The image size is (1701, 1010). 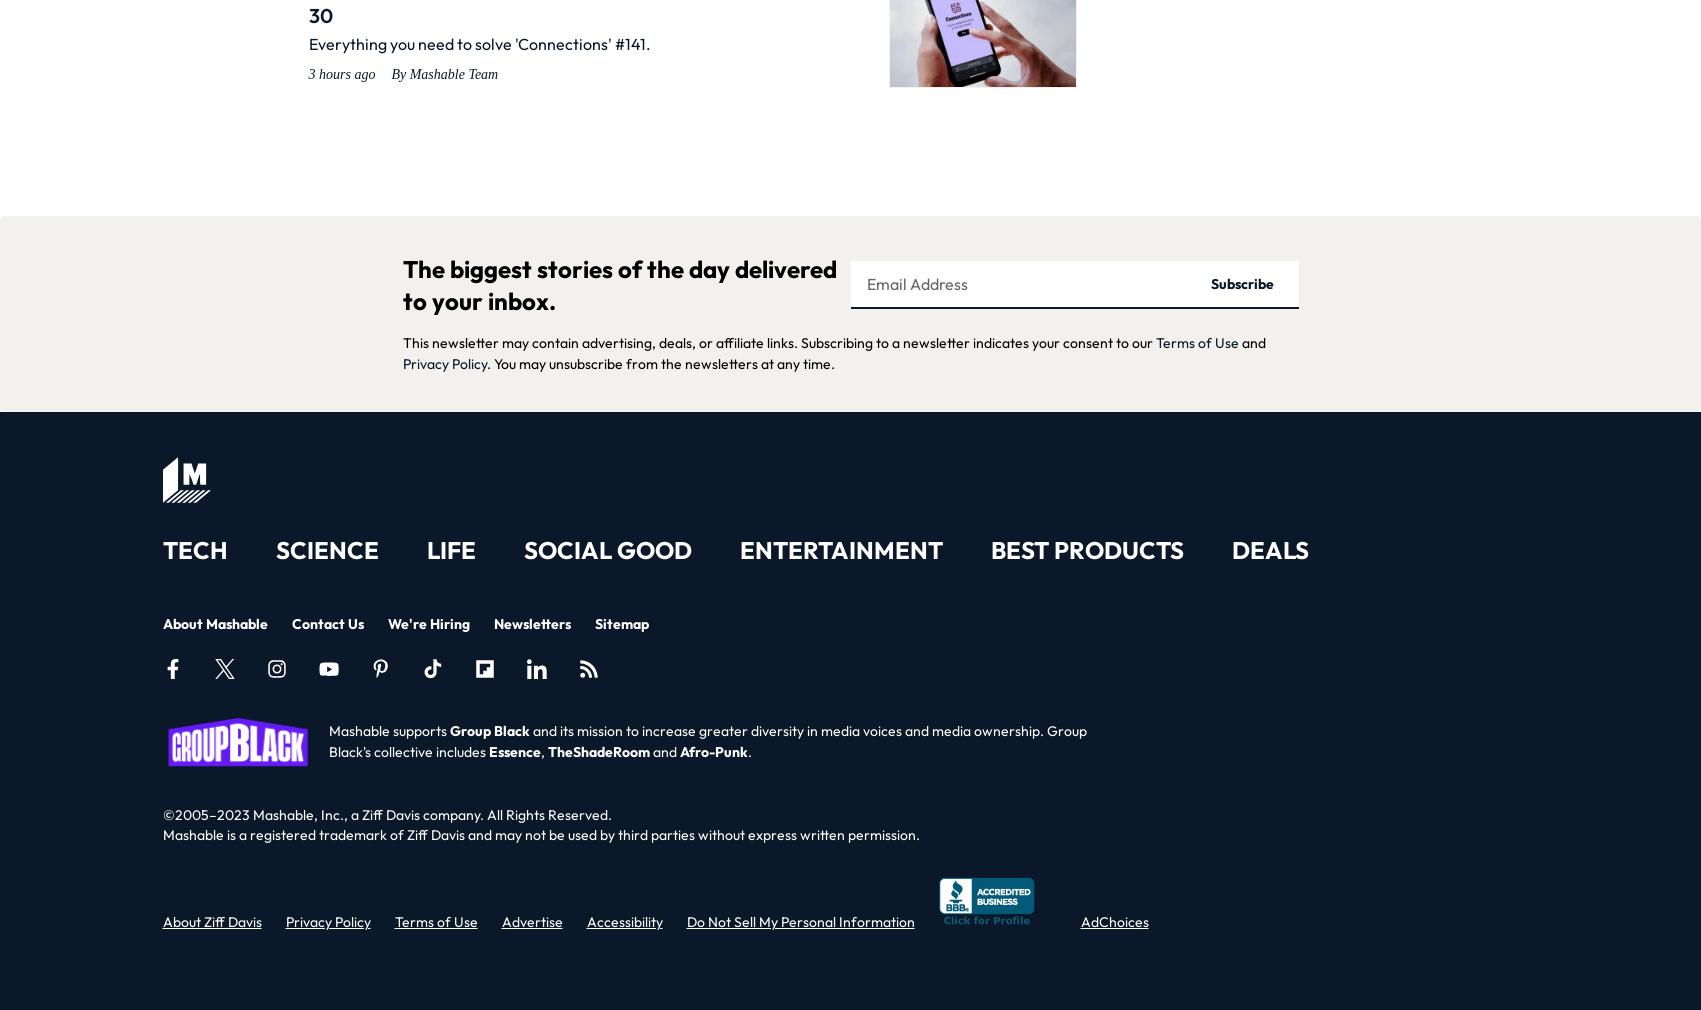 What do you see at coordinates (598, 750) in the screenshot?
I see `'TheShadeRoom'` at bounding box center [598, 750].